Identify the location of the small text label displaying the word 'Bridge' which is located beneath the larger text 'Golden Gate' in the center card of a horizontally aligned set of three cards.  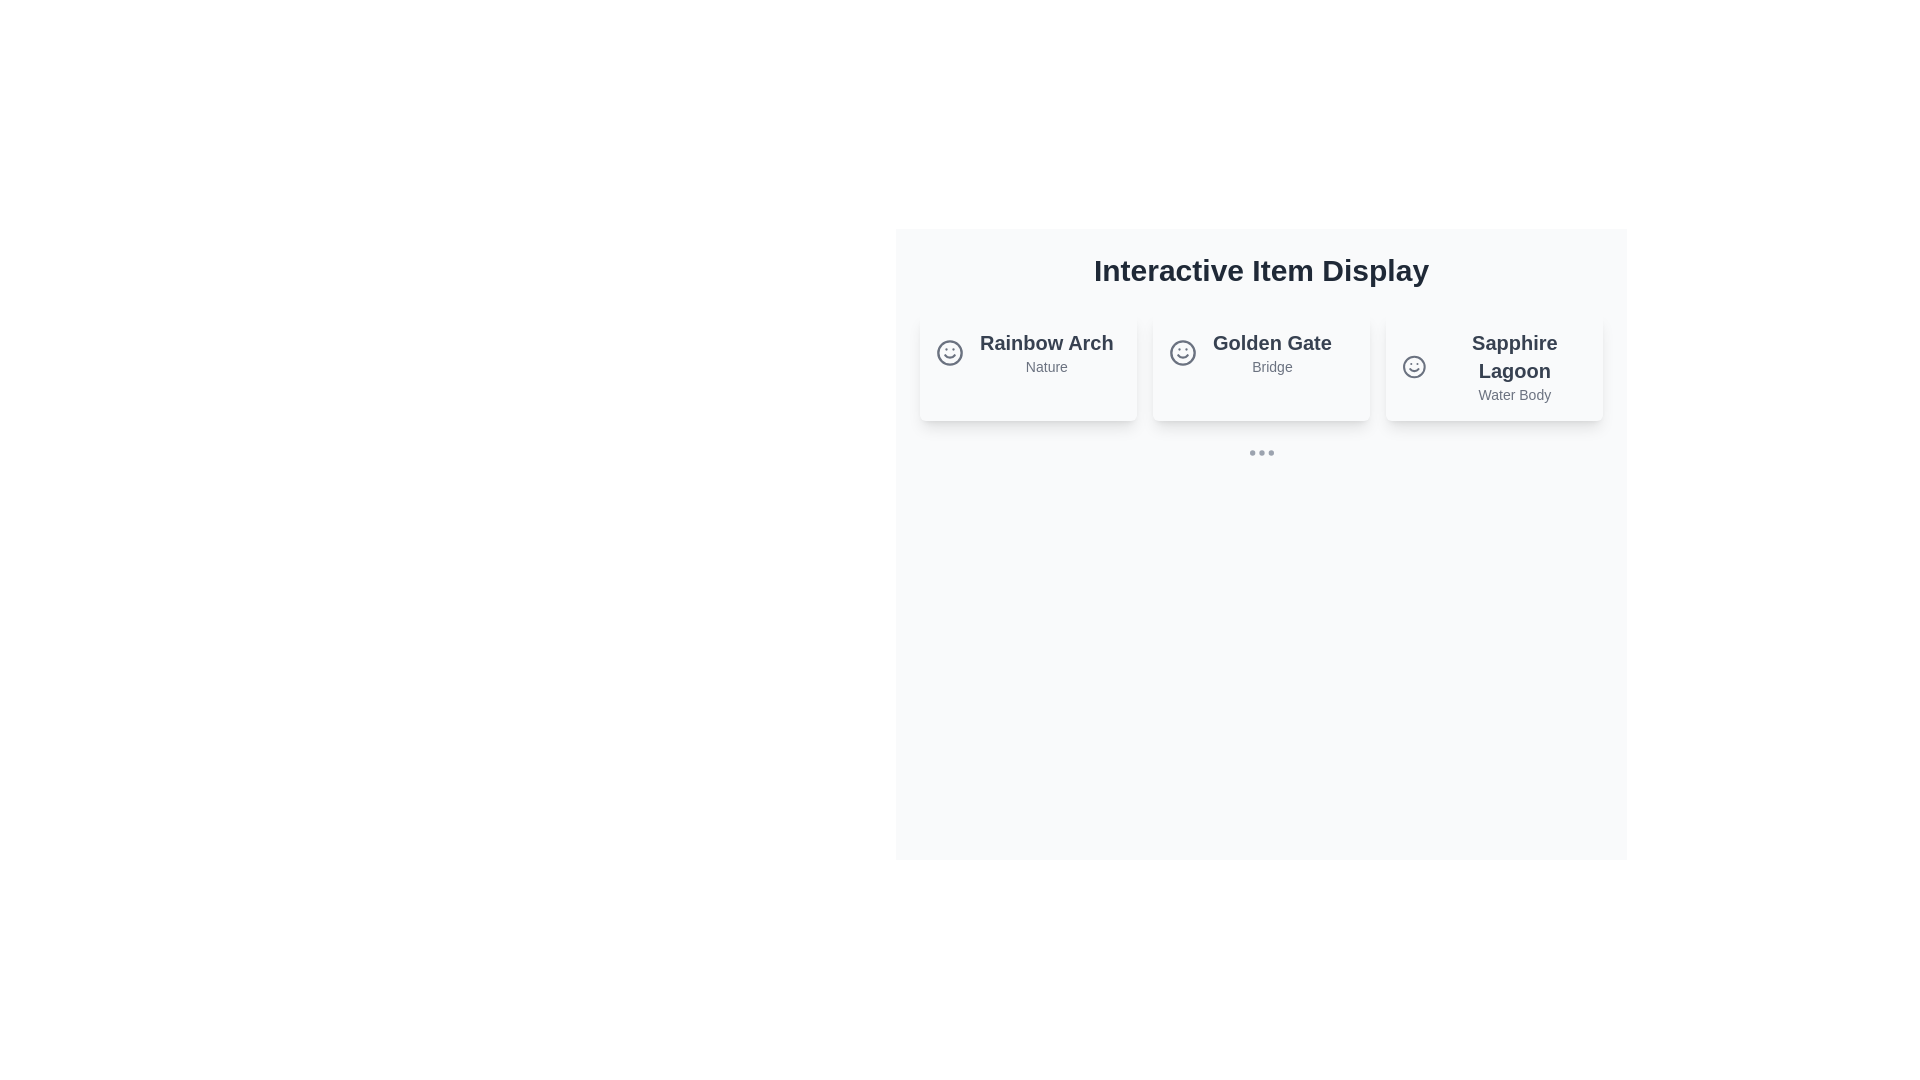
(1271, 366).